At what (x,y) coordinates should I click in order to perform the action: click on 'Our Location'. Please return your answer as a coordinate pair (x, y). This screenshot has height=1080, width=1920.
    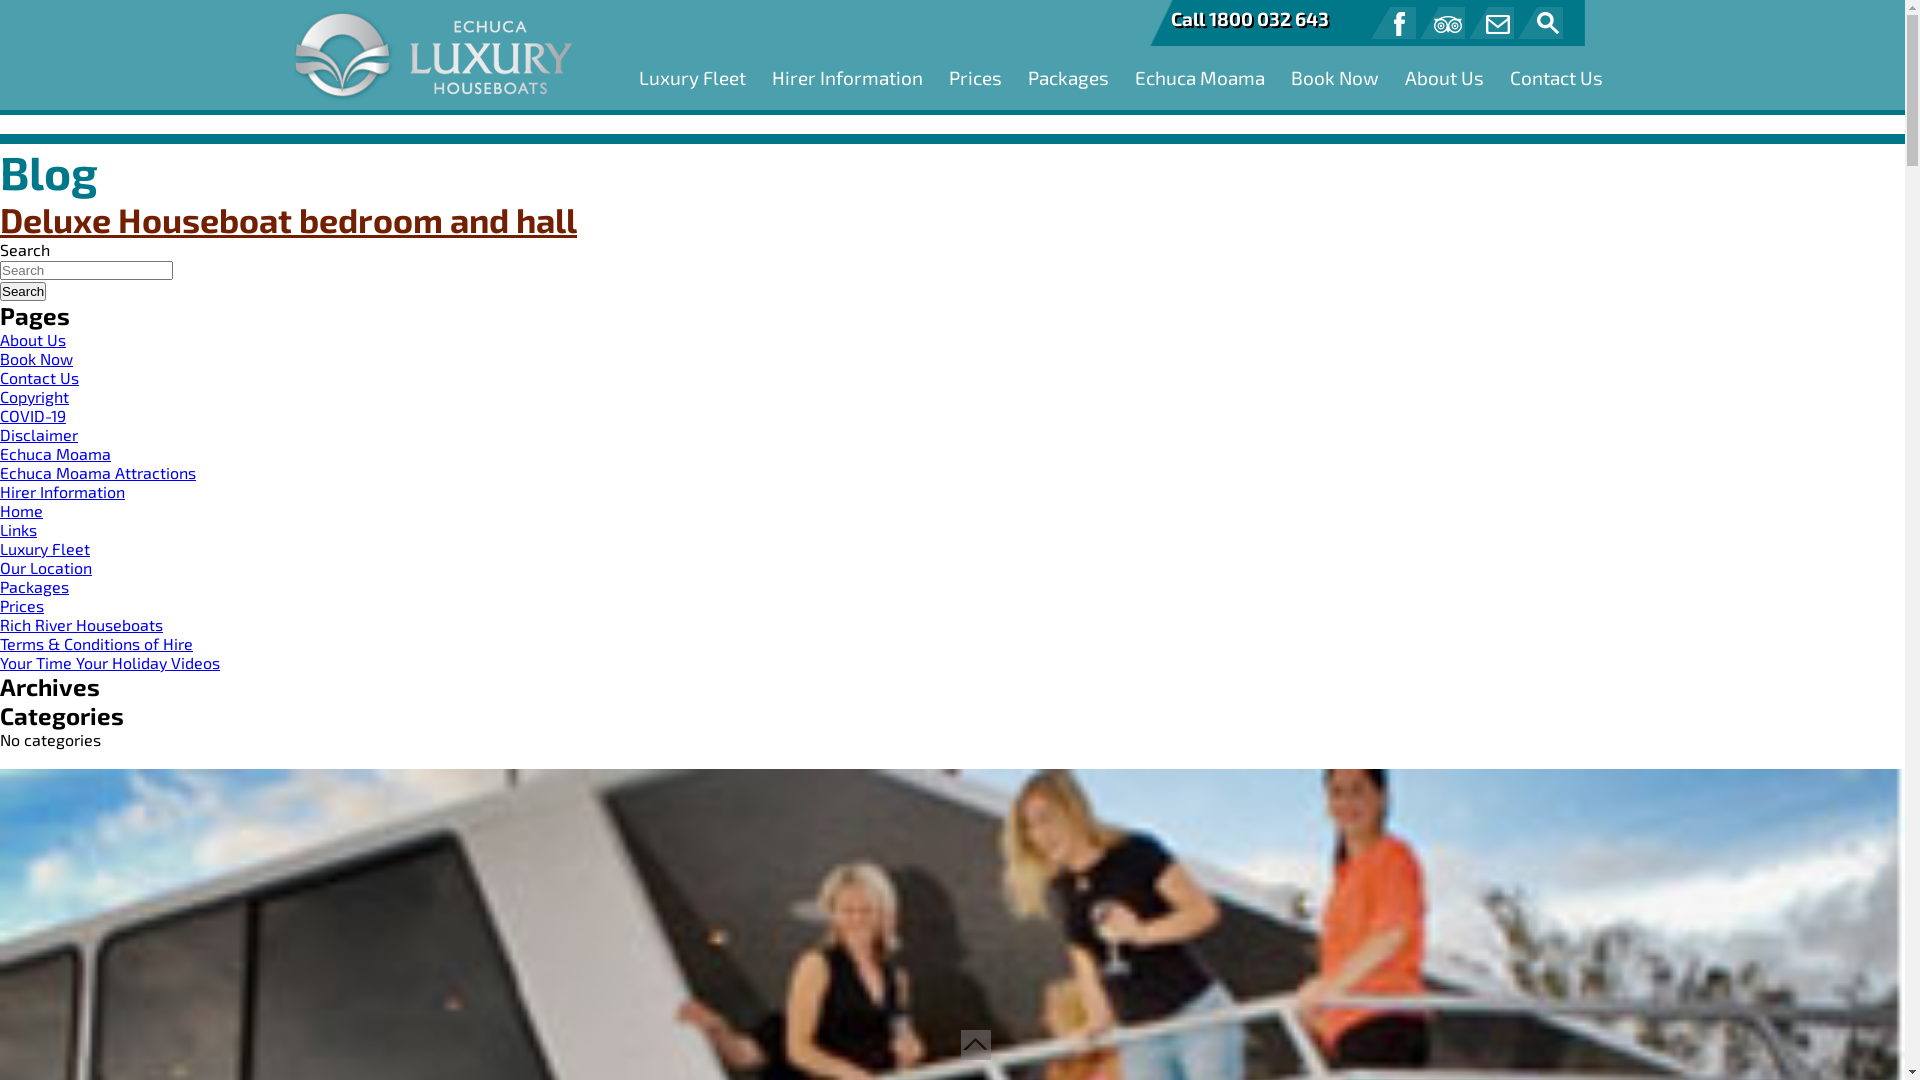
    Looking at the image, I should click on (0, 567).